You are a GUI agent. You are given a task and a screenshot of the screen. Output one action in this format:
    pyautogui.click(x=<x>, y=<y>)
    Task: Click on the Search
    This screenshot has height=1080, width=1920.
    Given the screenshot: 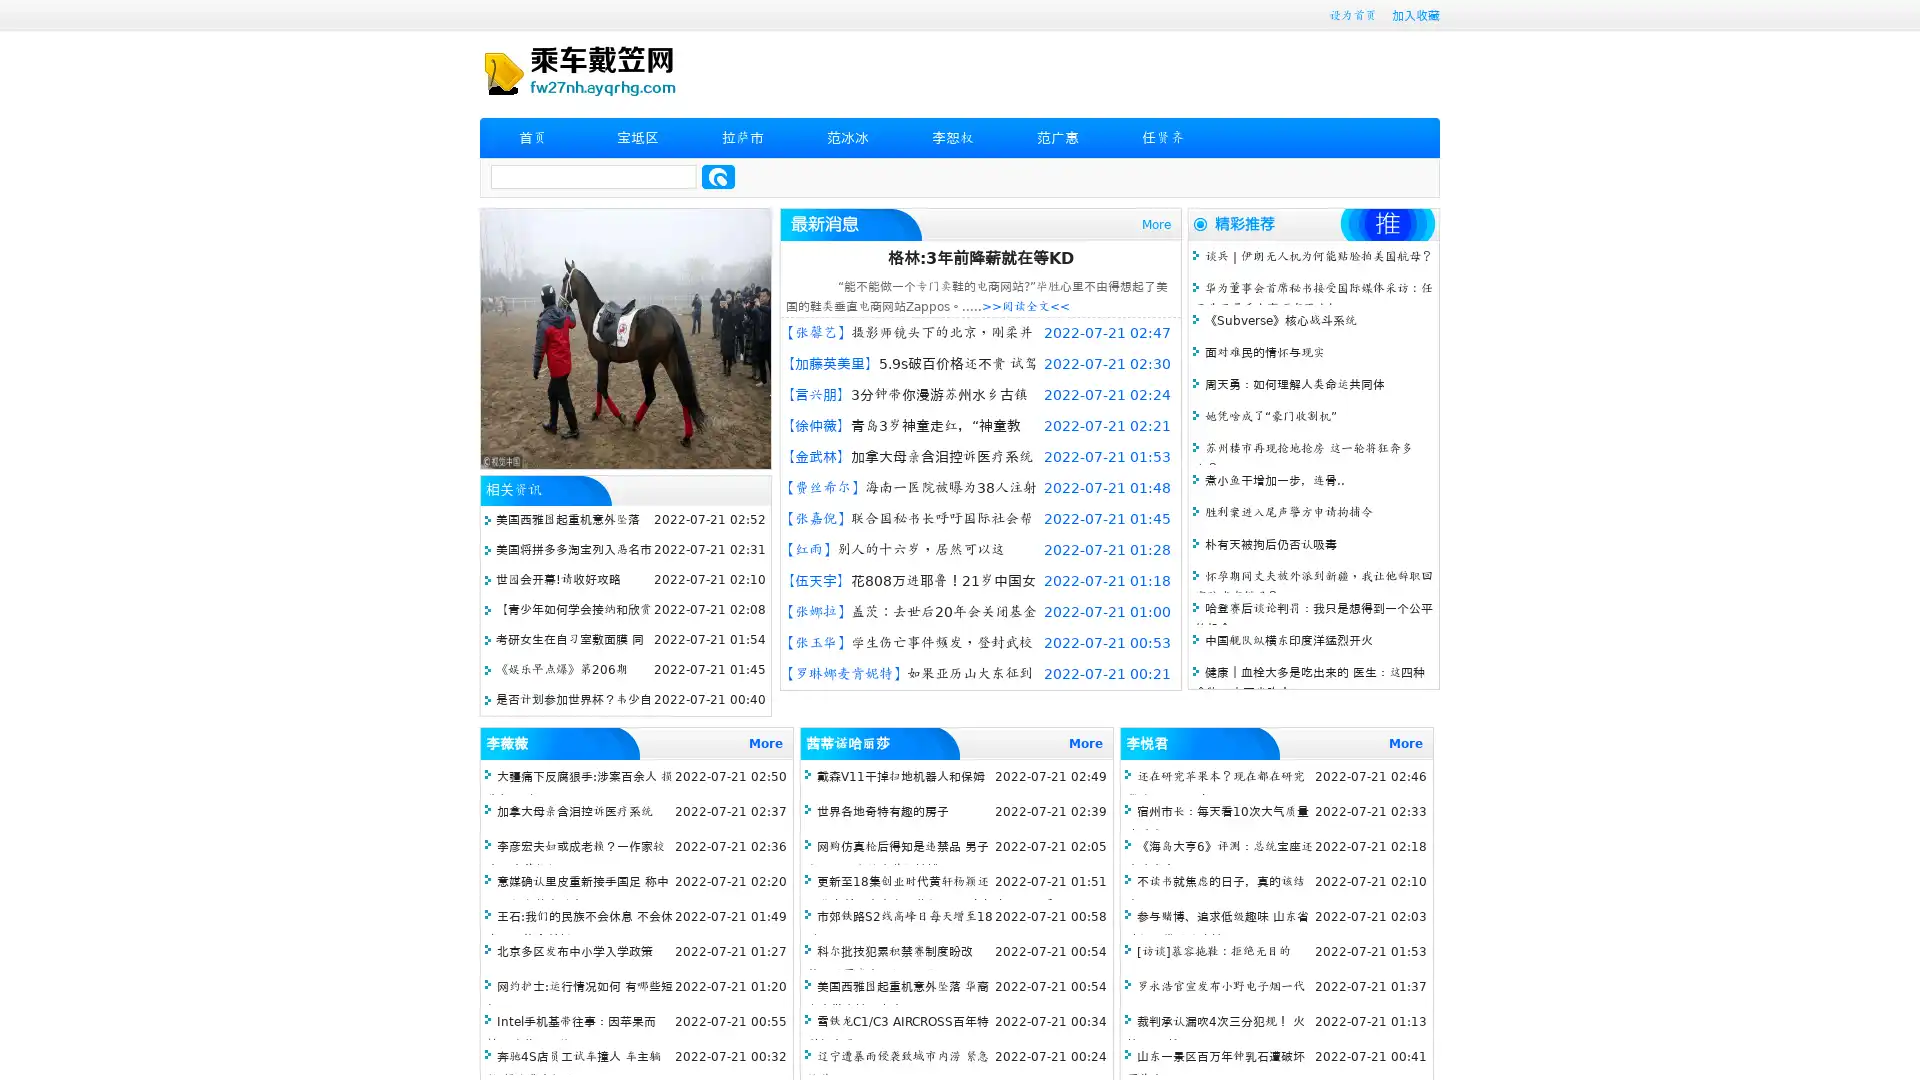 What is the action you would take?
    pyautogui.click(x=718, y=176)
    